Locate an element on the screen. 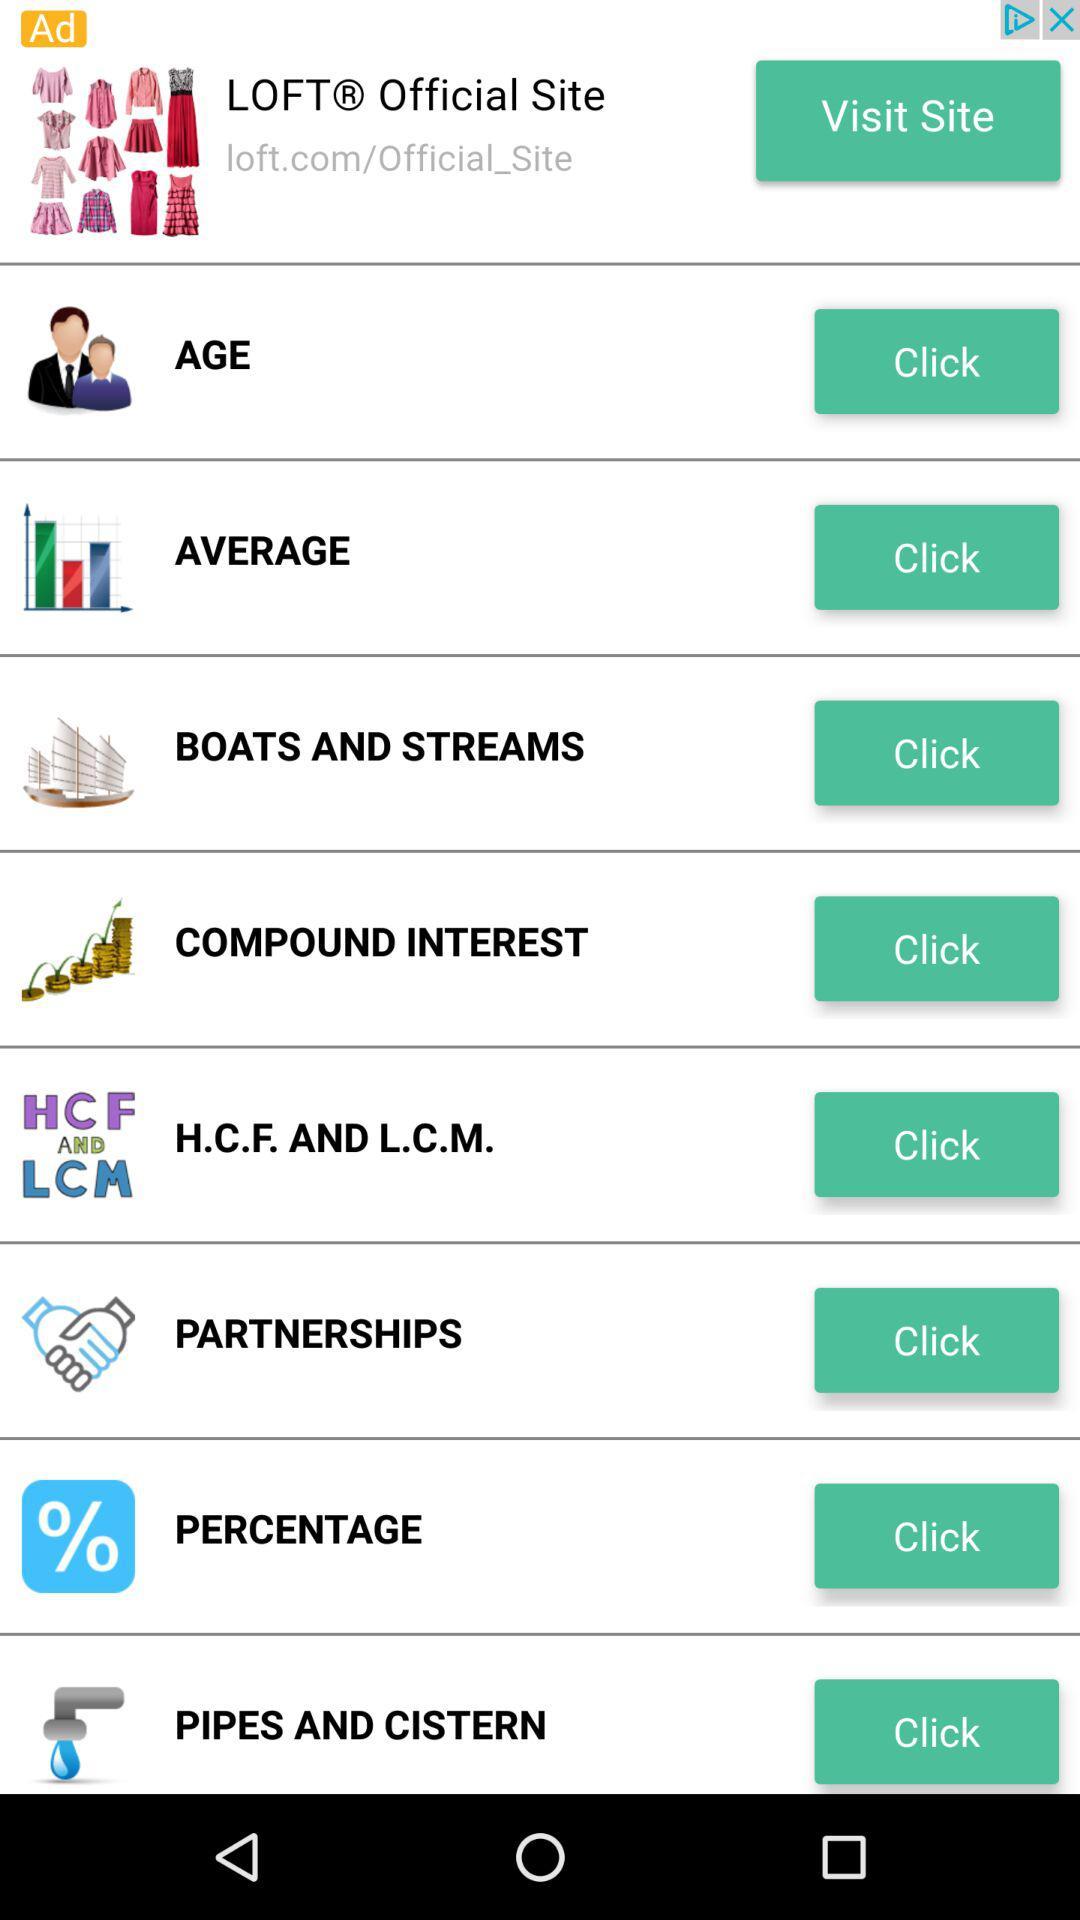  advertisement is located at coordinates (540, 130).